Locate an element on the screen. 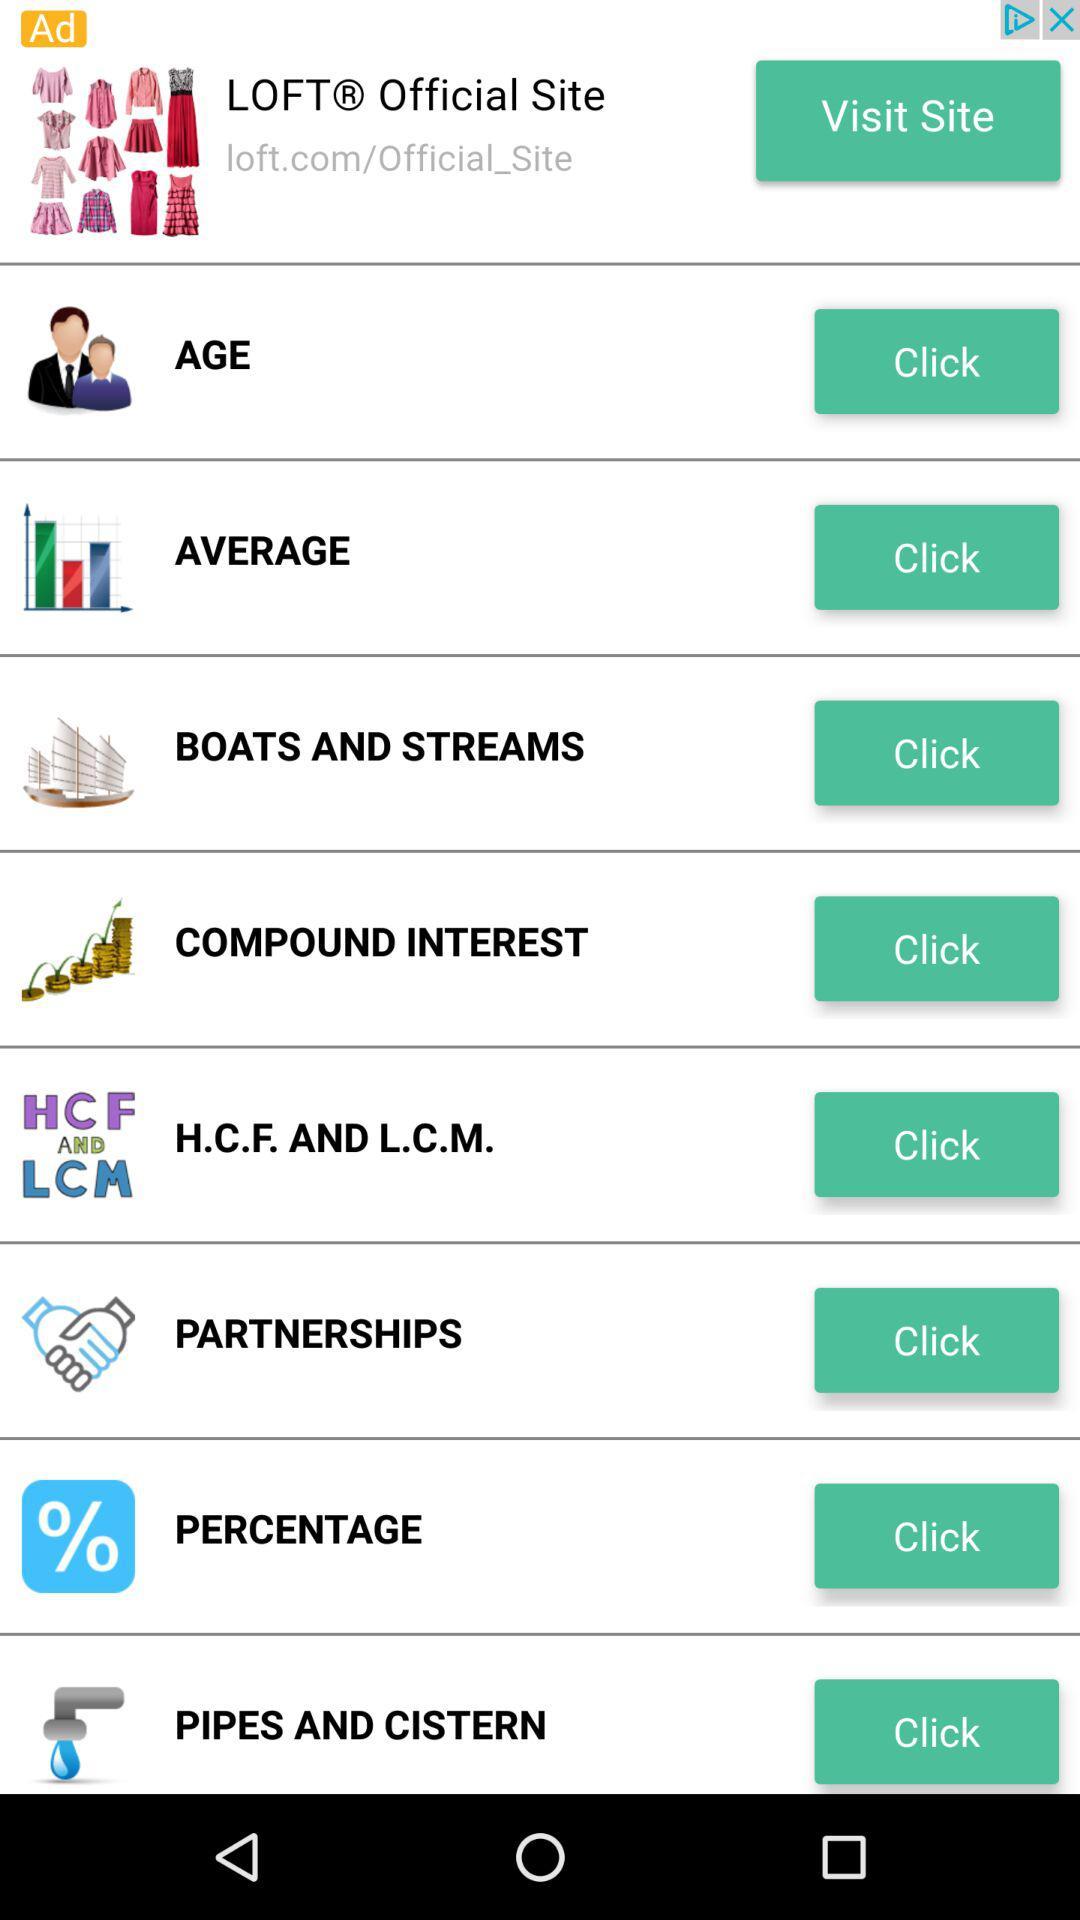  advertisement is located at coordinates (540, 130).